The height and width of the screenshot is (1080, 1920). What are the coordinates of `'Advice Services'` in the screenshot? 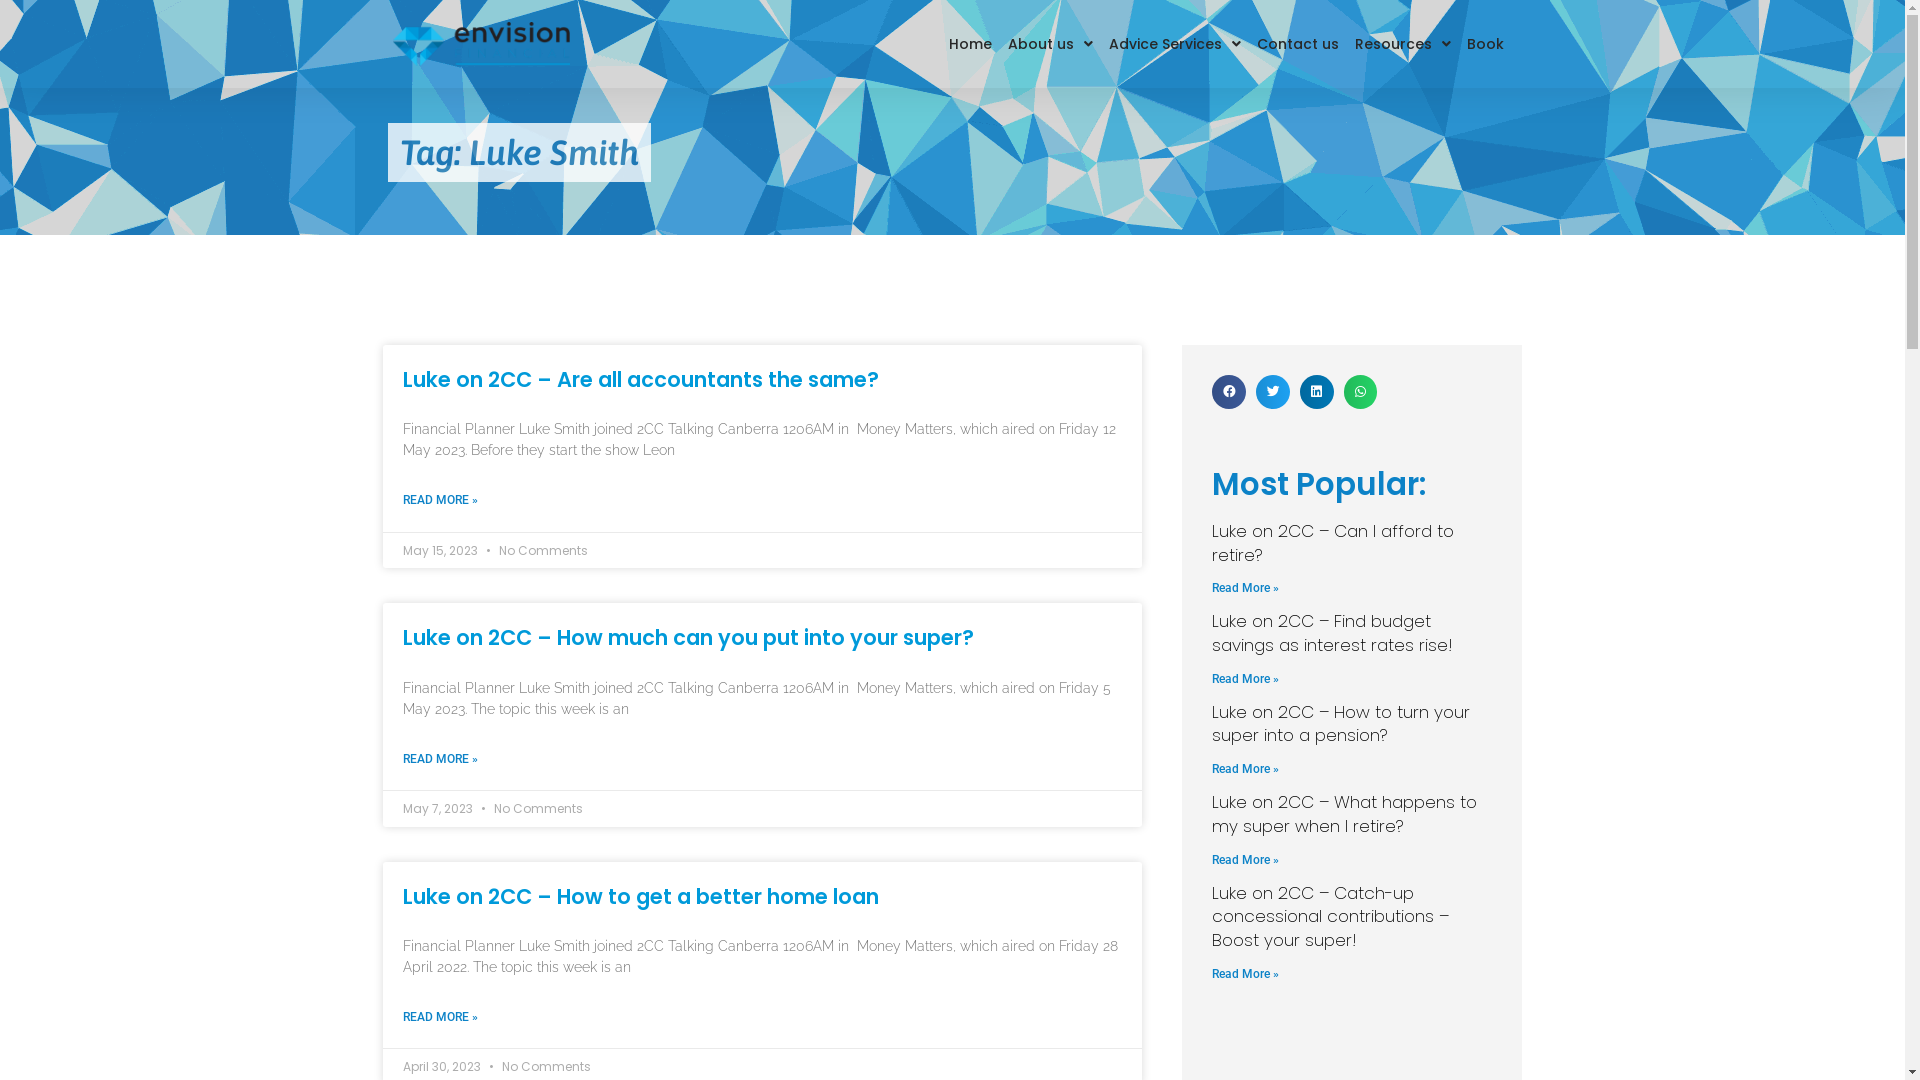 It's located at (1175, 43).